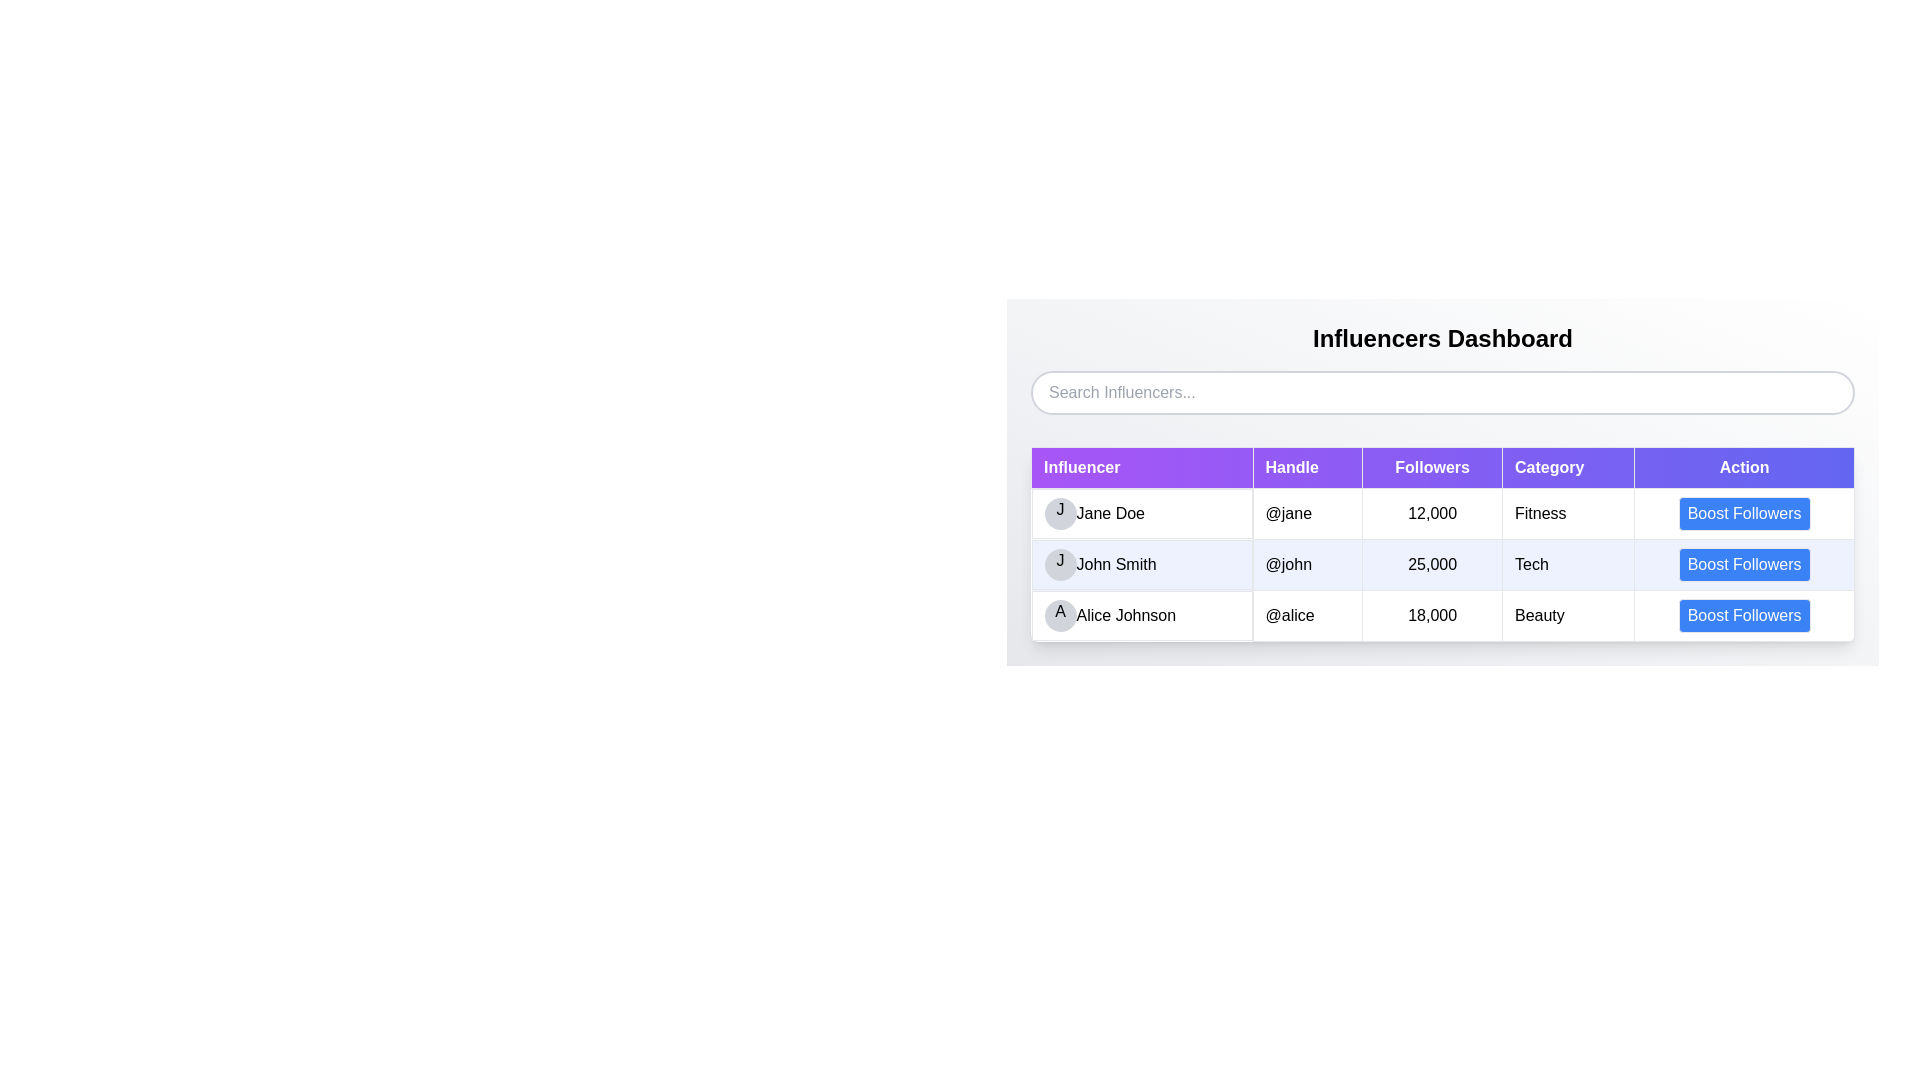  What do you see at coordinates (1743, 467) in the screenshot?
I see `the fifth column header of the table labeled 'Boost Followers', which is positioned to the far right and aligns with the other headers including 'Influencer', 'Handle', 'Followers', and 'Category'` at bounding box center [1743, 467].